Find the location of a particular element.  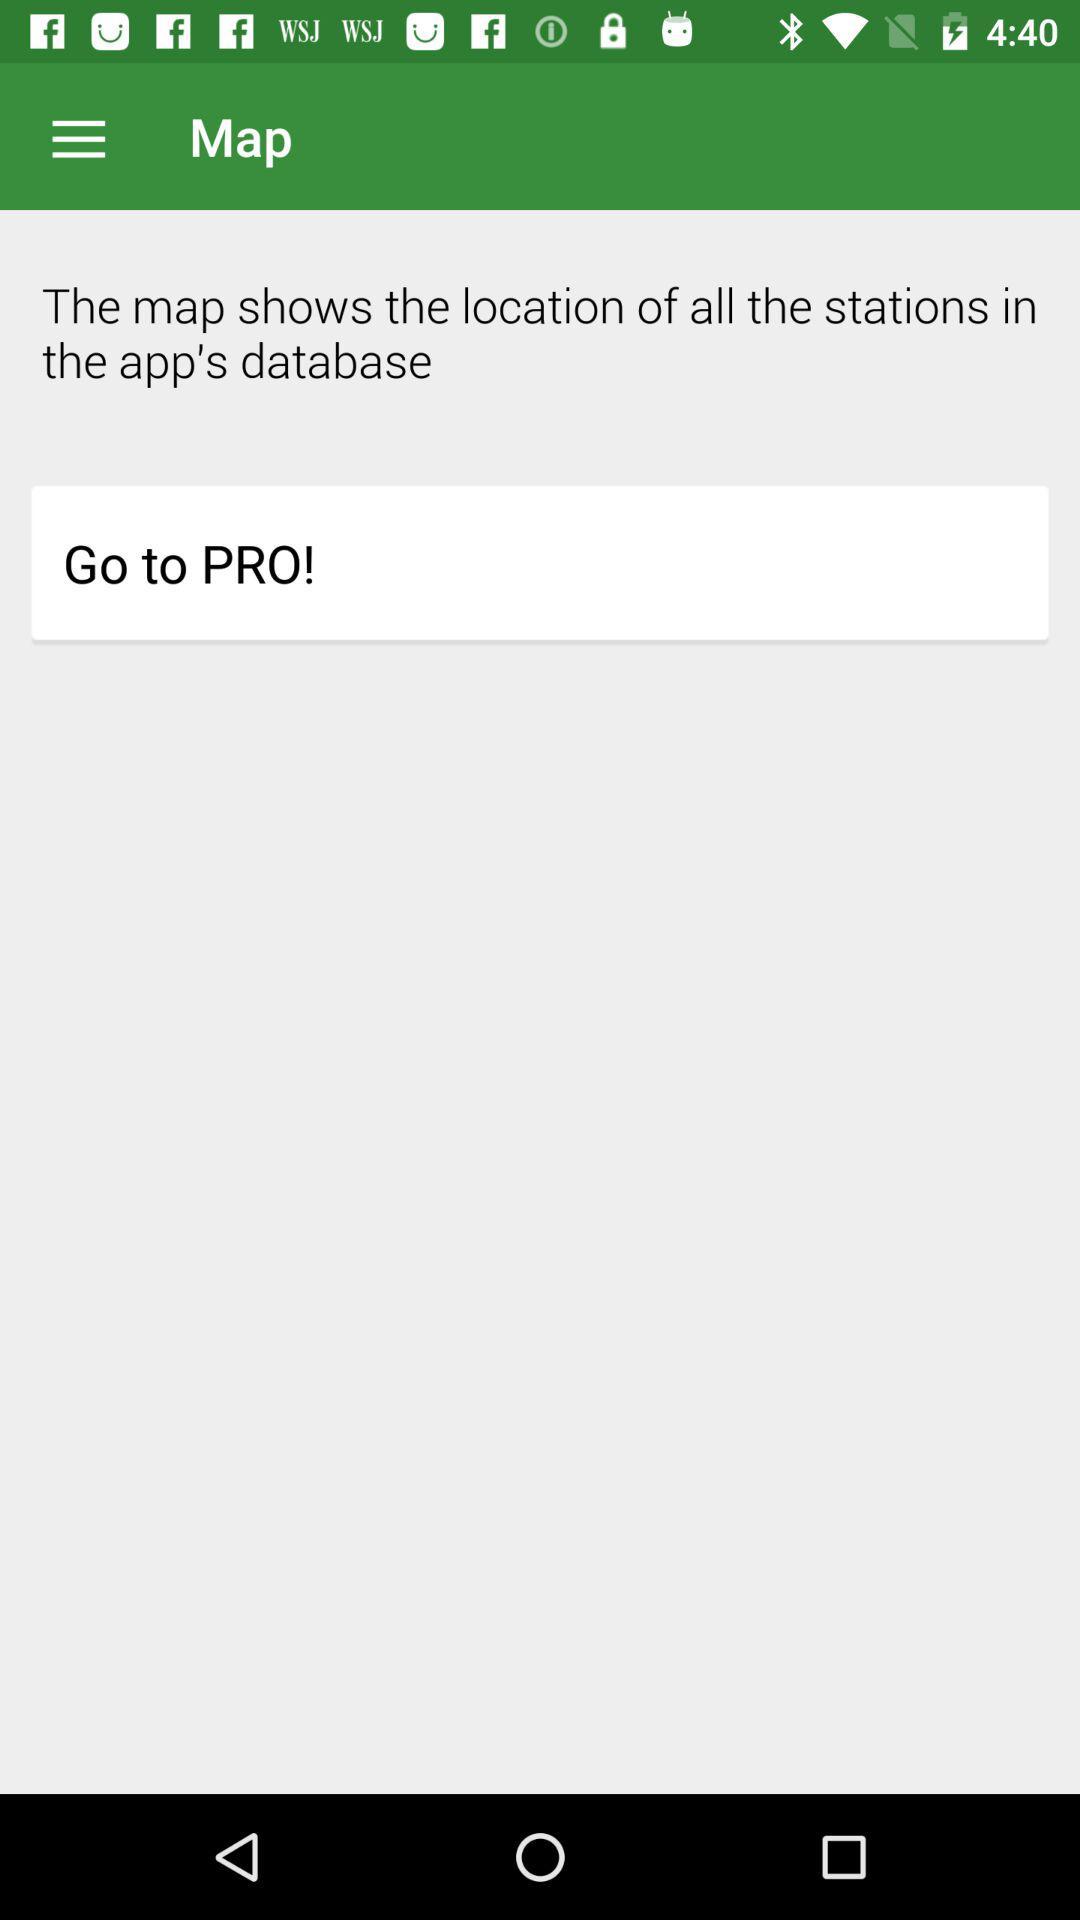

the item above the map shows item is located at coordinates (88, 135).